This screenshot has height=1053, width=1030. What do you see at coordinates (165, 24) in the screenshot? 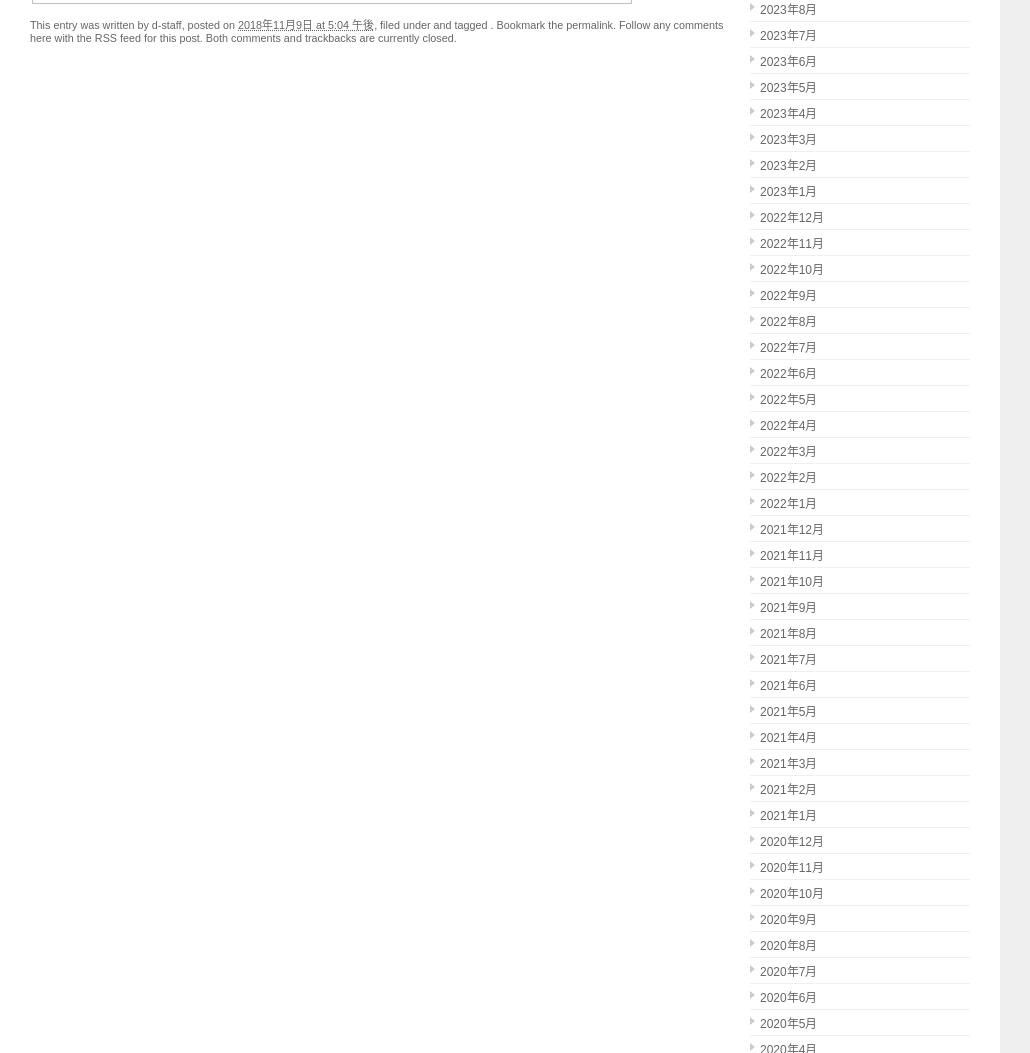
I see `'d-staff'` at bounding box center [165, 24].